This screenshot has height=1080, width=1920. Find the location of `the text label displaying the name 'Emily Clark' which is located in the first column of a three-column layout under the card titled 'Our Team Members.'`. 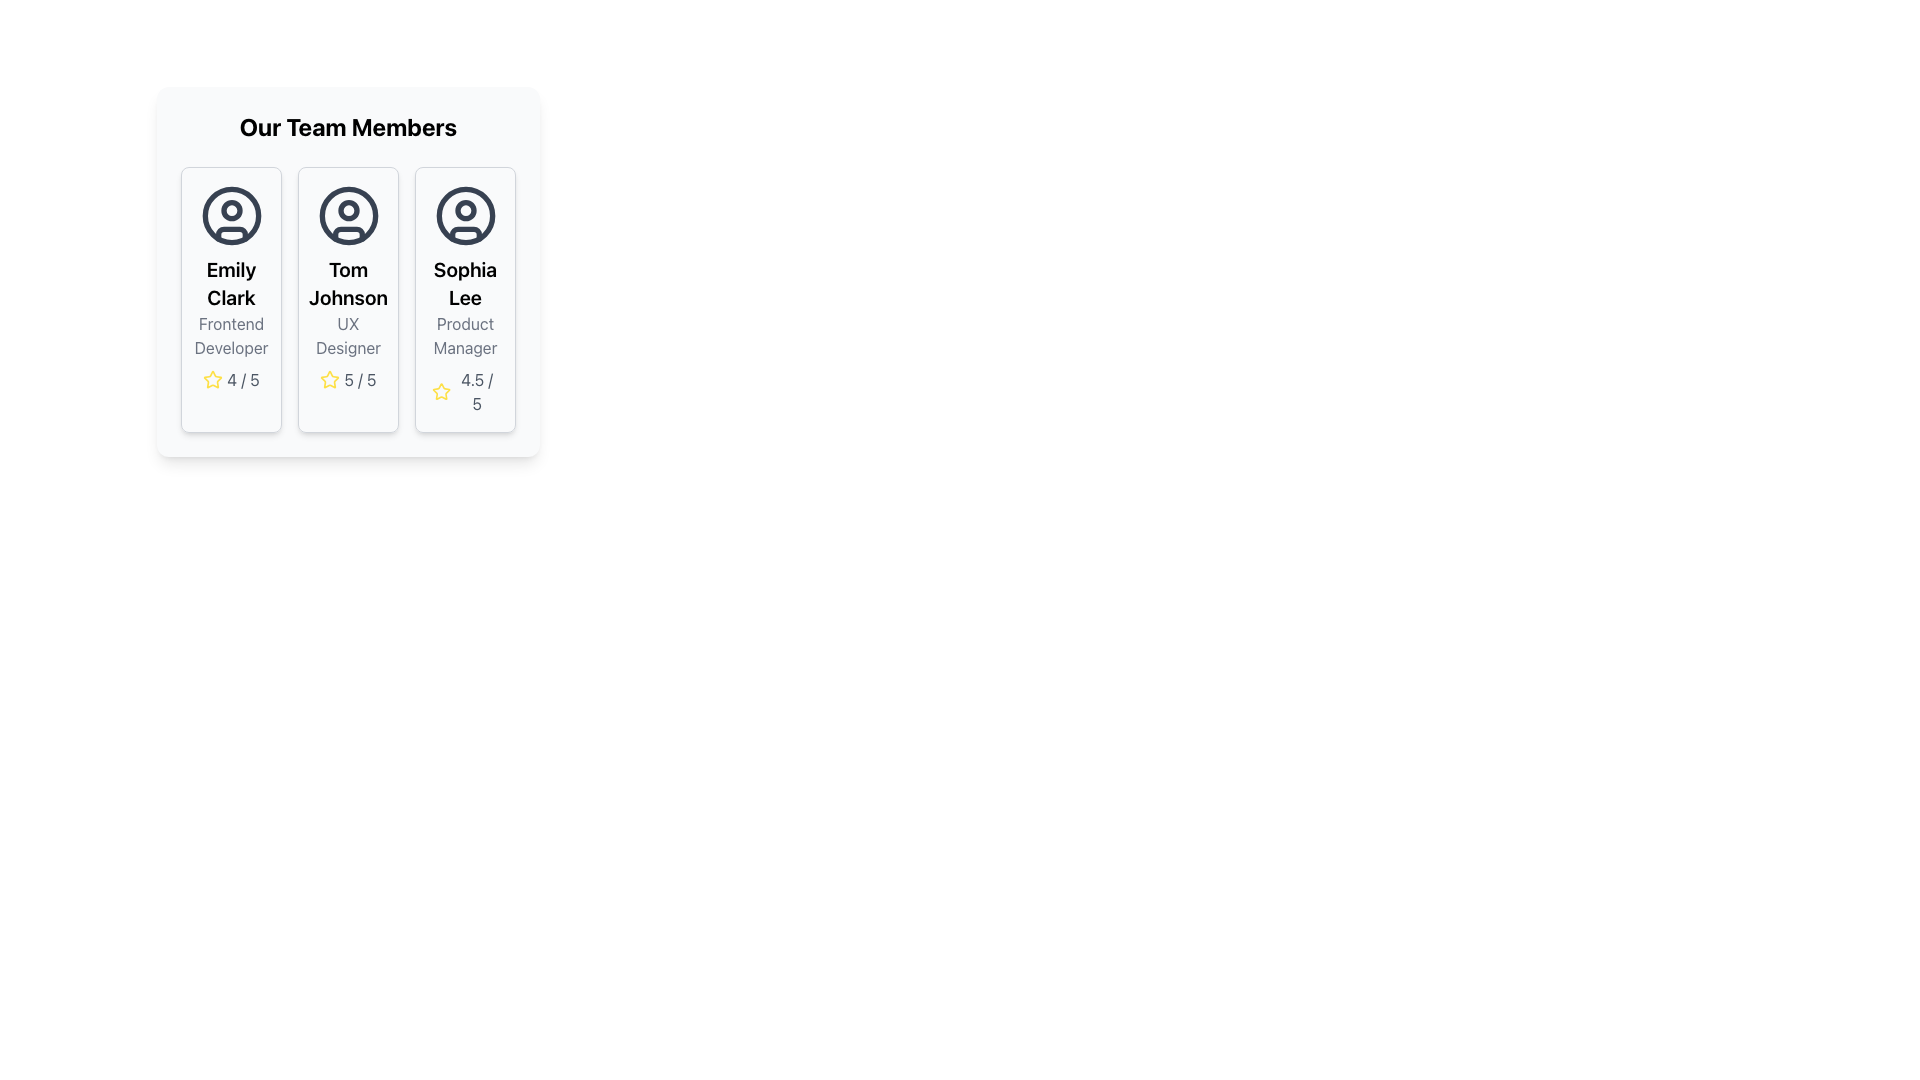

the text label displaying the name 'Emily Clark' which is located in the first column of a three-column layout under the card titled 'Our Team Members.' is located at coordinates (231, 284).